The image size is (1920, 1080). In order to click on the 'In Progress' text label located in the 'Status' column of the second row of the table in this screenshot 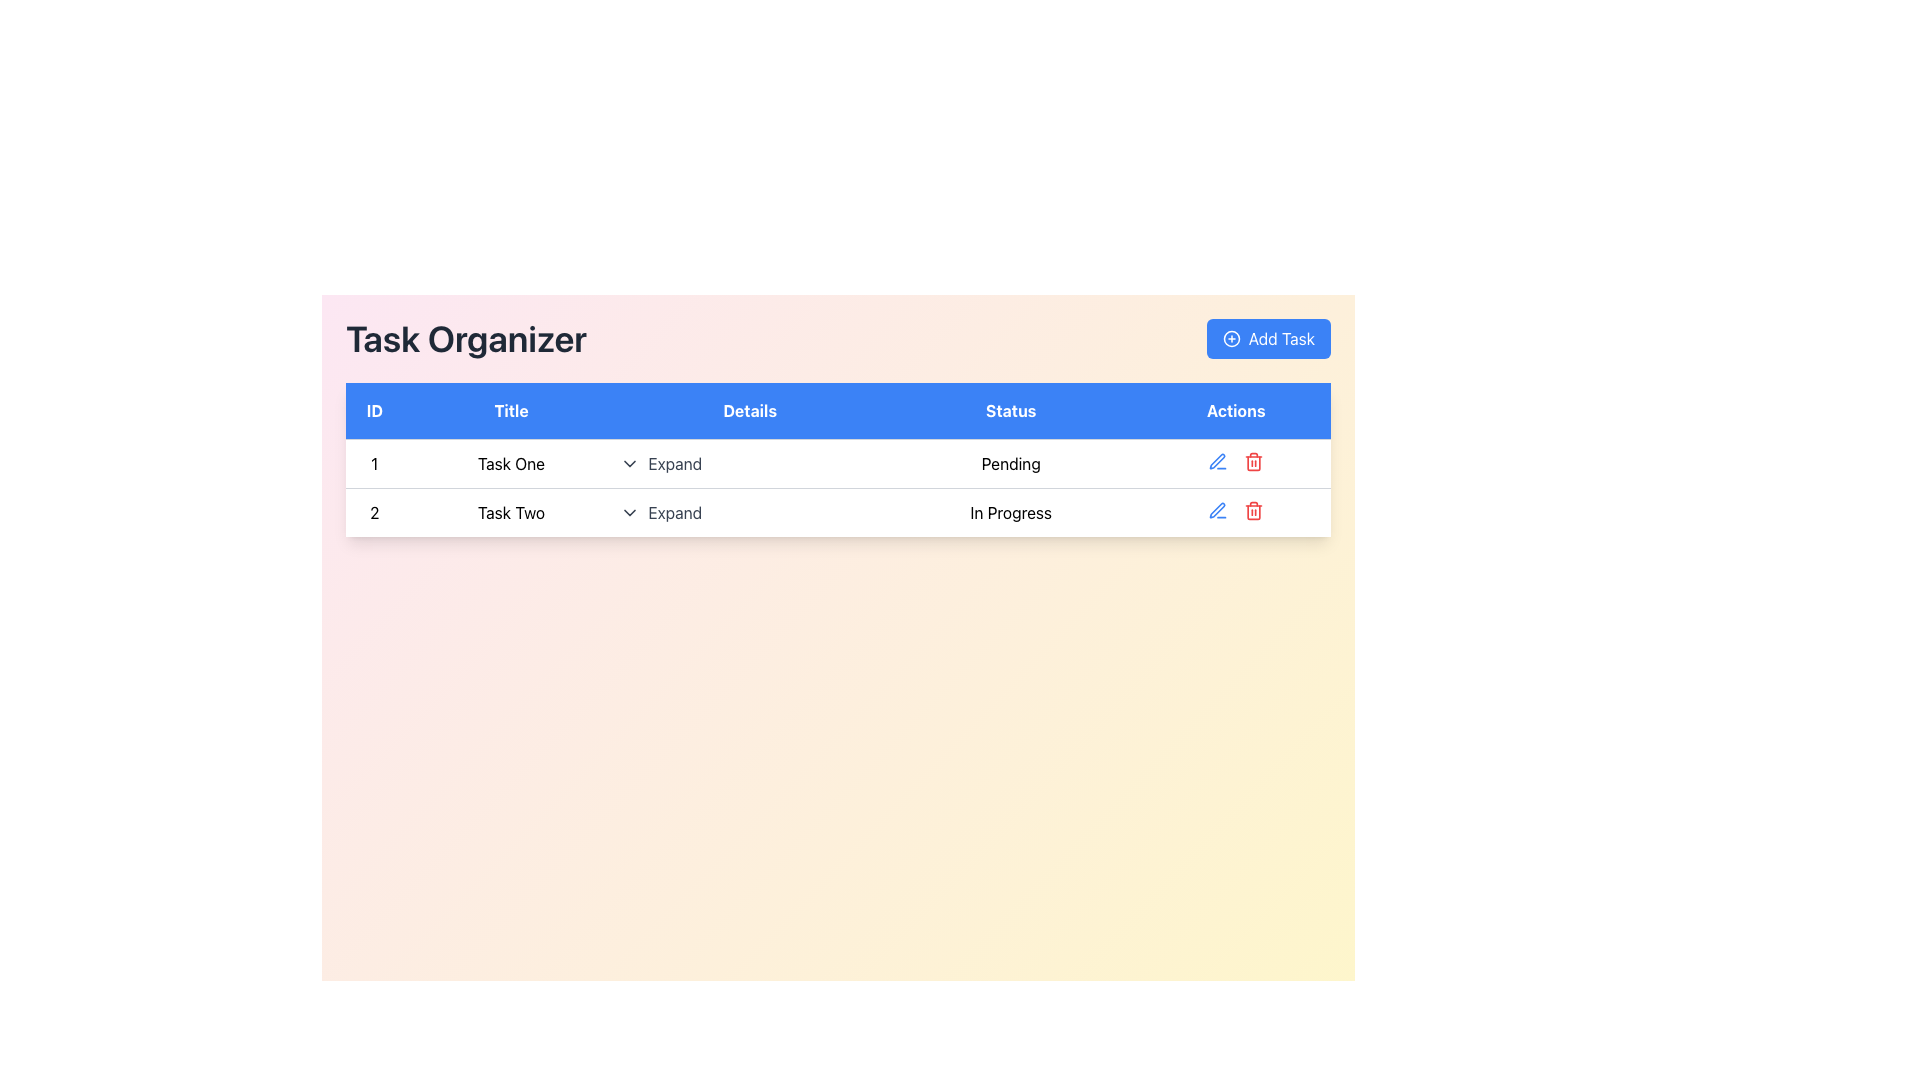, I will do `click(1011, 511)`.